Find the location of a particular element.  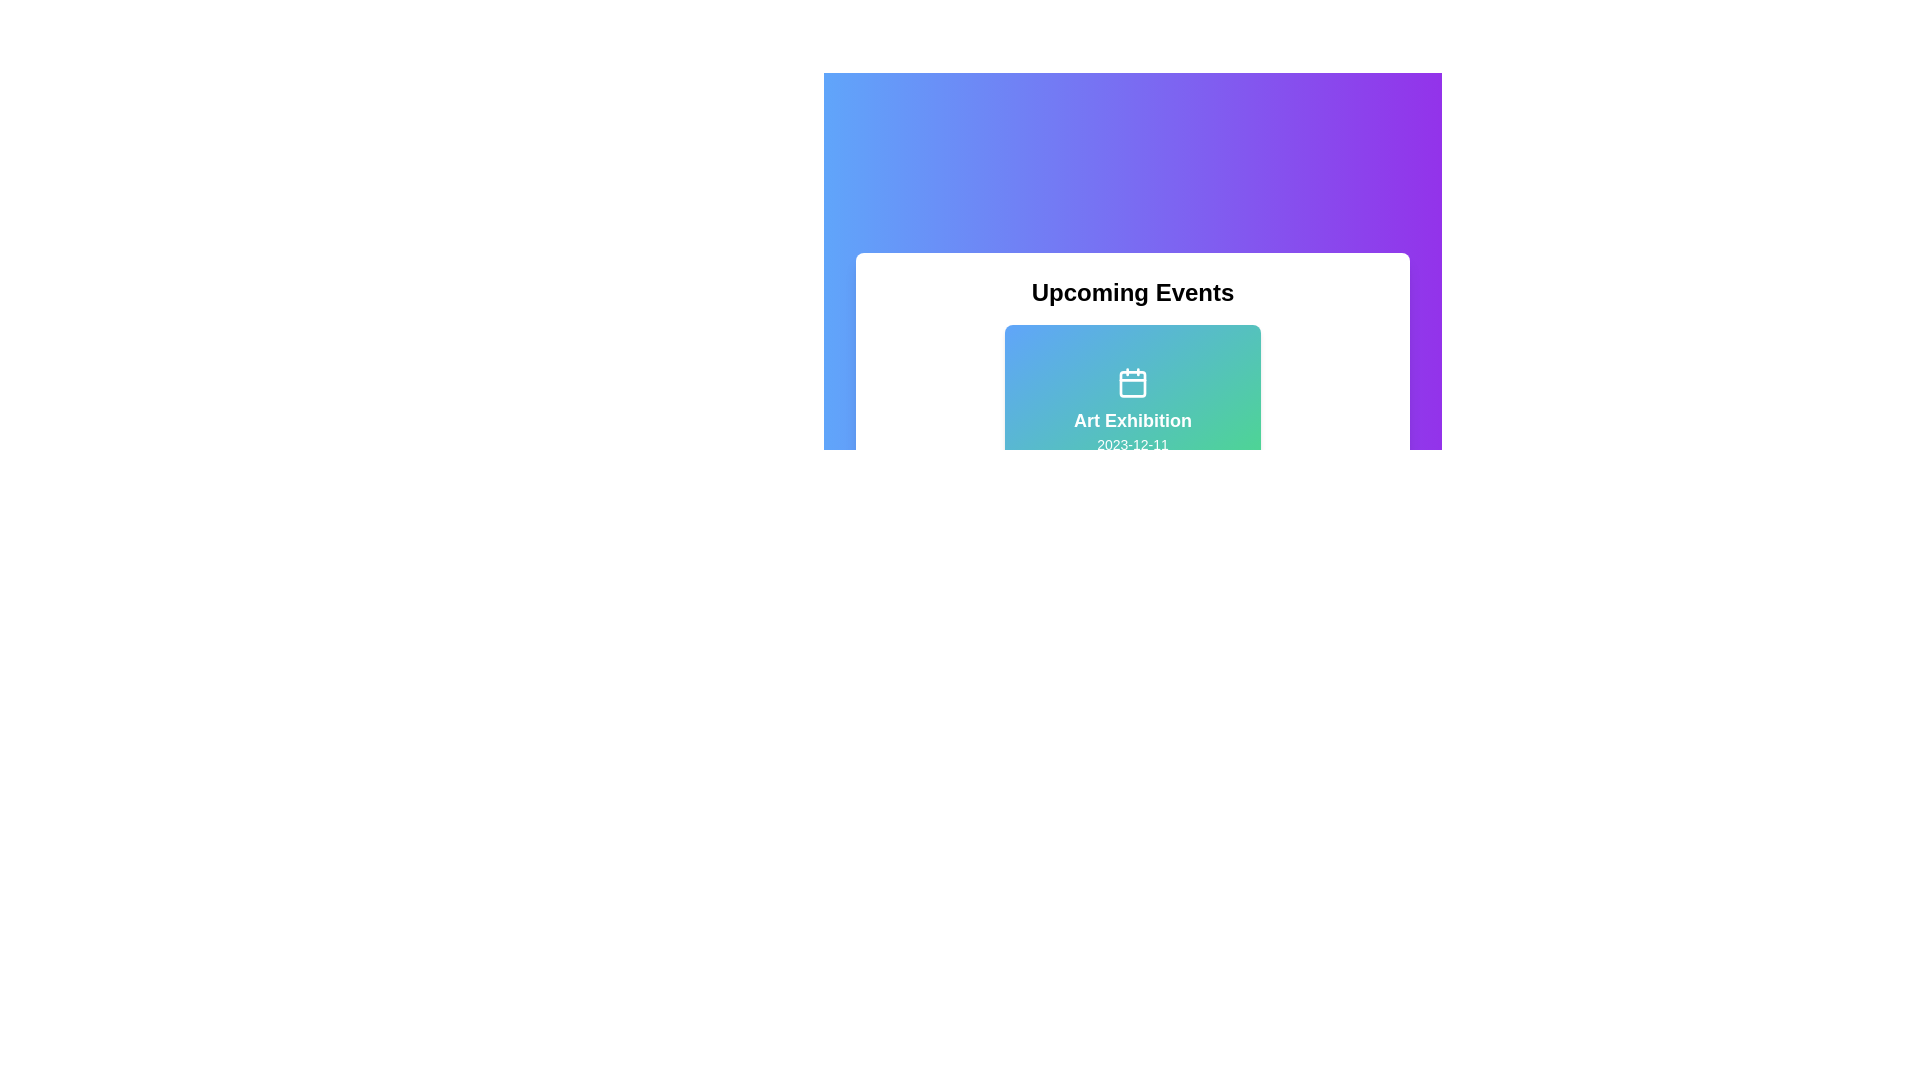

the main rounded rectangle component located centrally within the calendar icon, which is above the text 'Art Exhibition 2023-12-11' is located at coordinates (1132, 384).